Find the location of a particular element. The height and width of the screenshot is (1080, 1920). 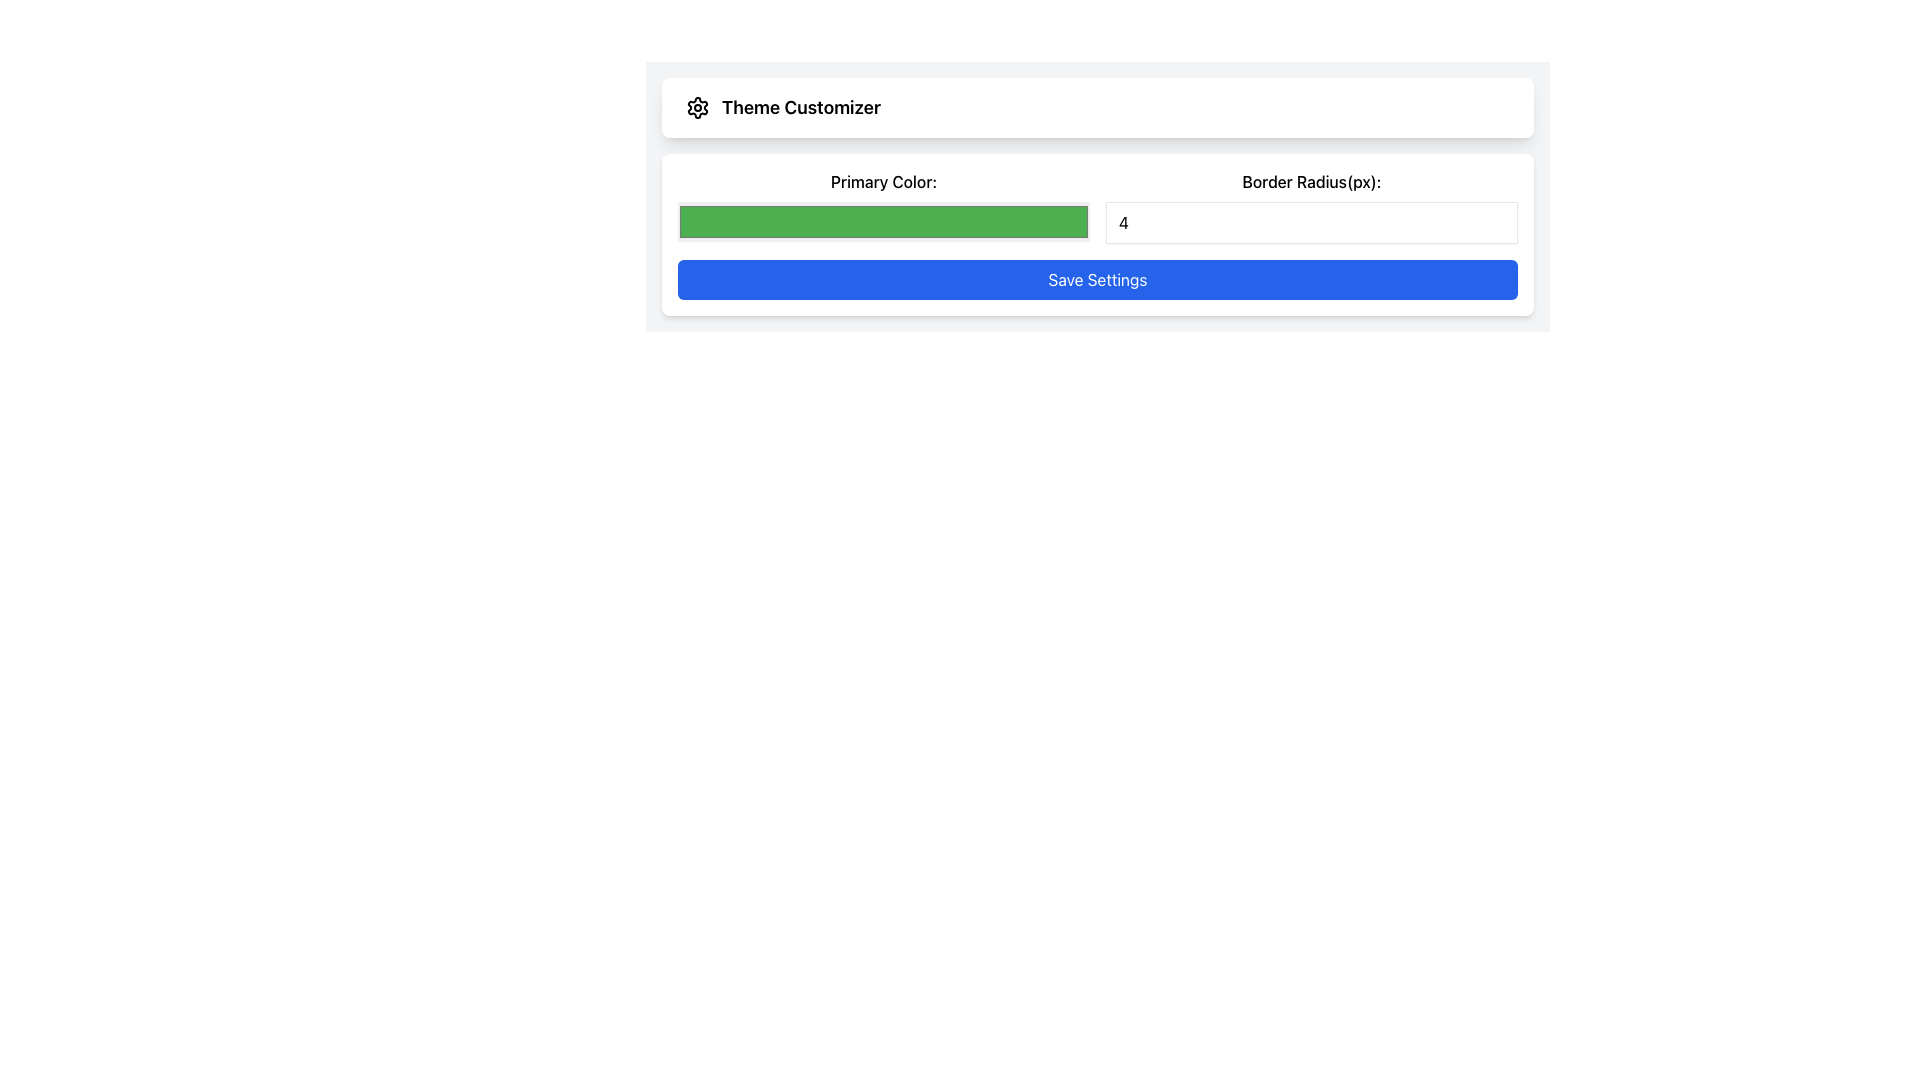

the green-colored Color input field located below the 'Primary Color:' label is located at coordinates (882, 207).